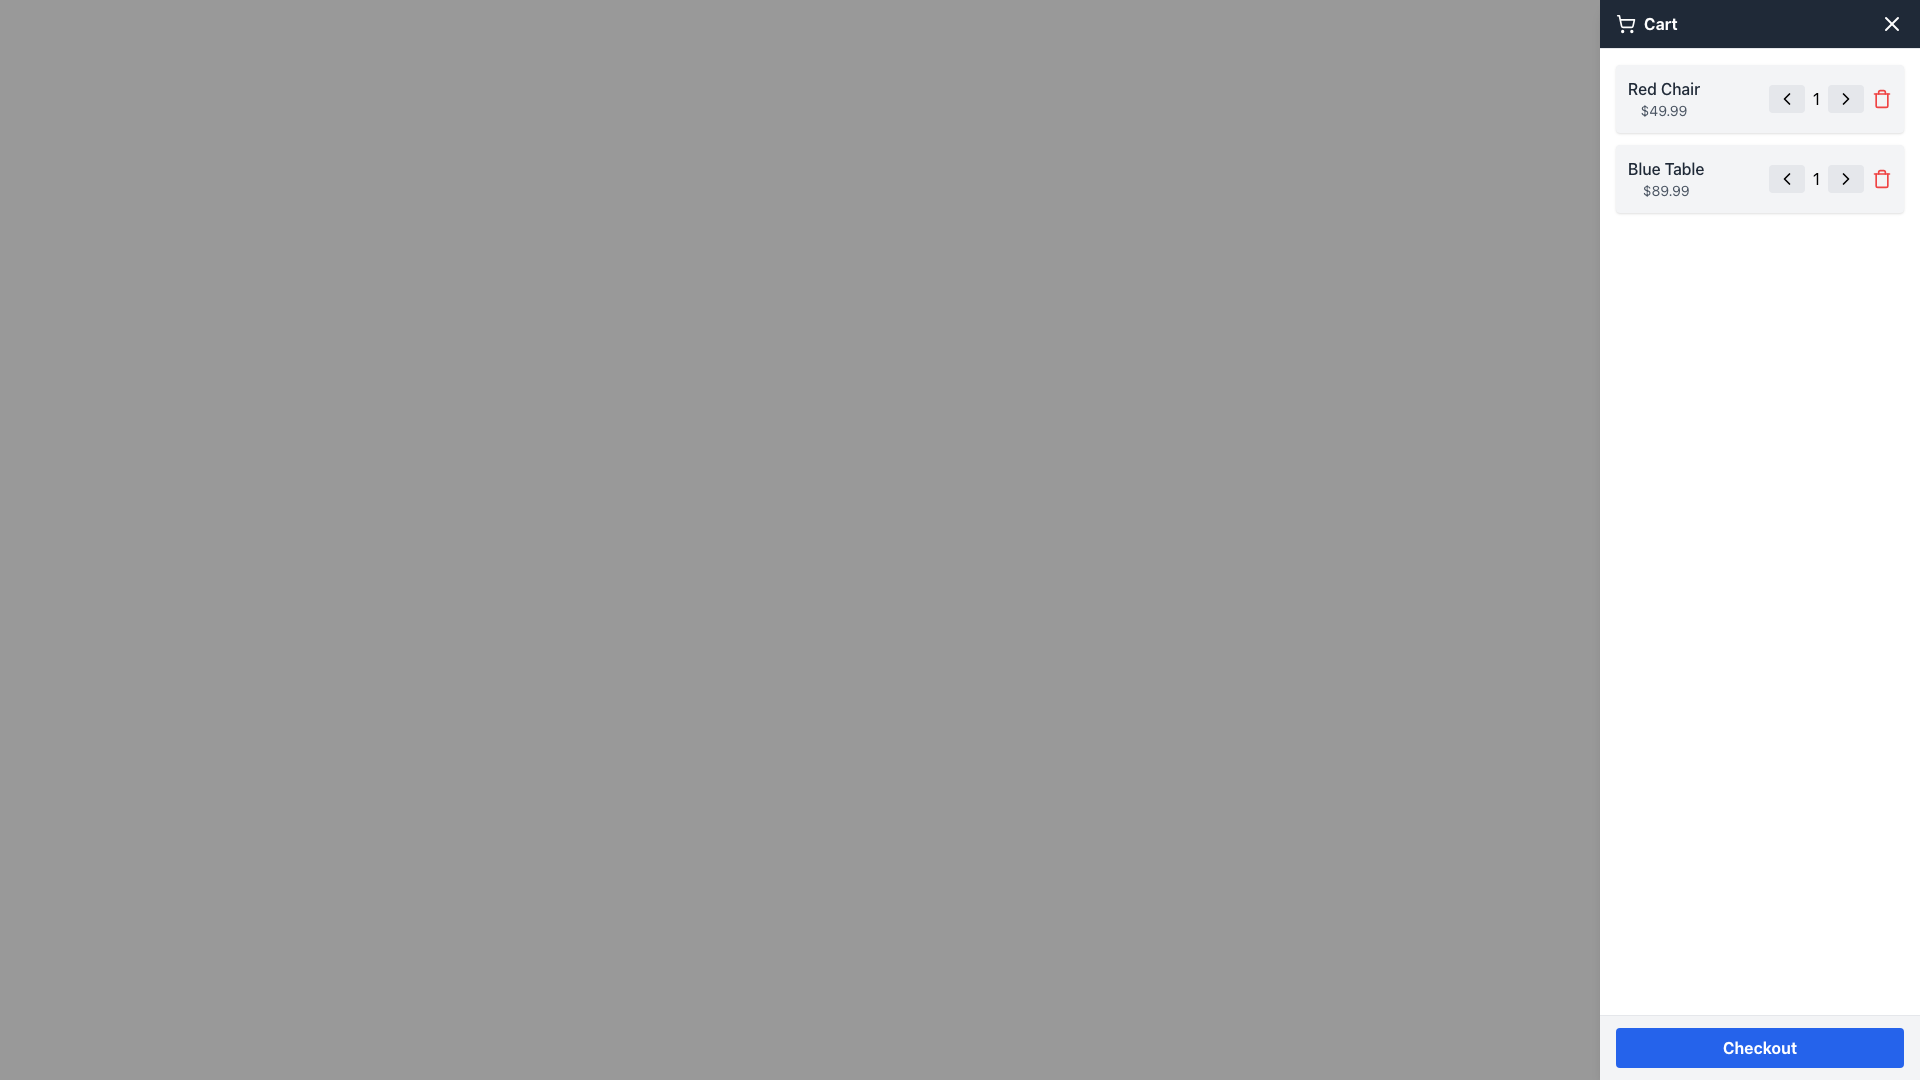  What do you see at coordinates (1830, 177) in the screenshot?
I see `the number display element showing '1' located in the second row of the 'Blue Table $89.99' card` at bounding box center [1830, 177].